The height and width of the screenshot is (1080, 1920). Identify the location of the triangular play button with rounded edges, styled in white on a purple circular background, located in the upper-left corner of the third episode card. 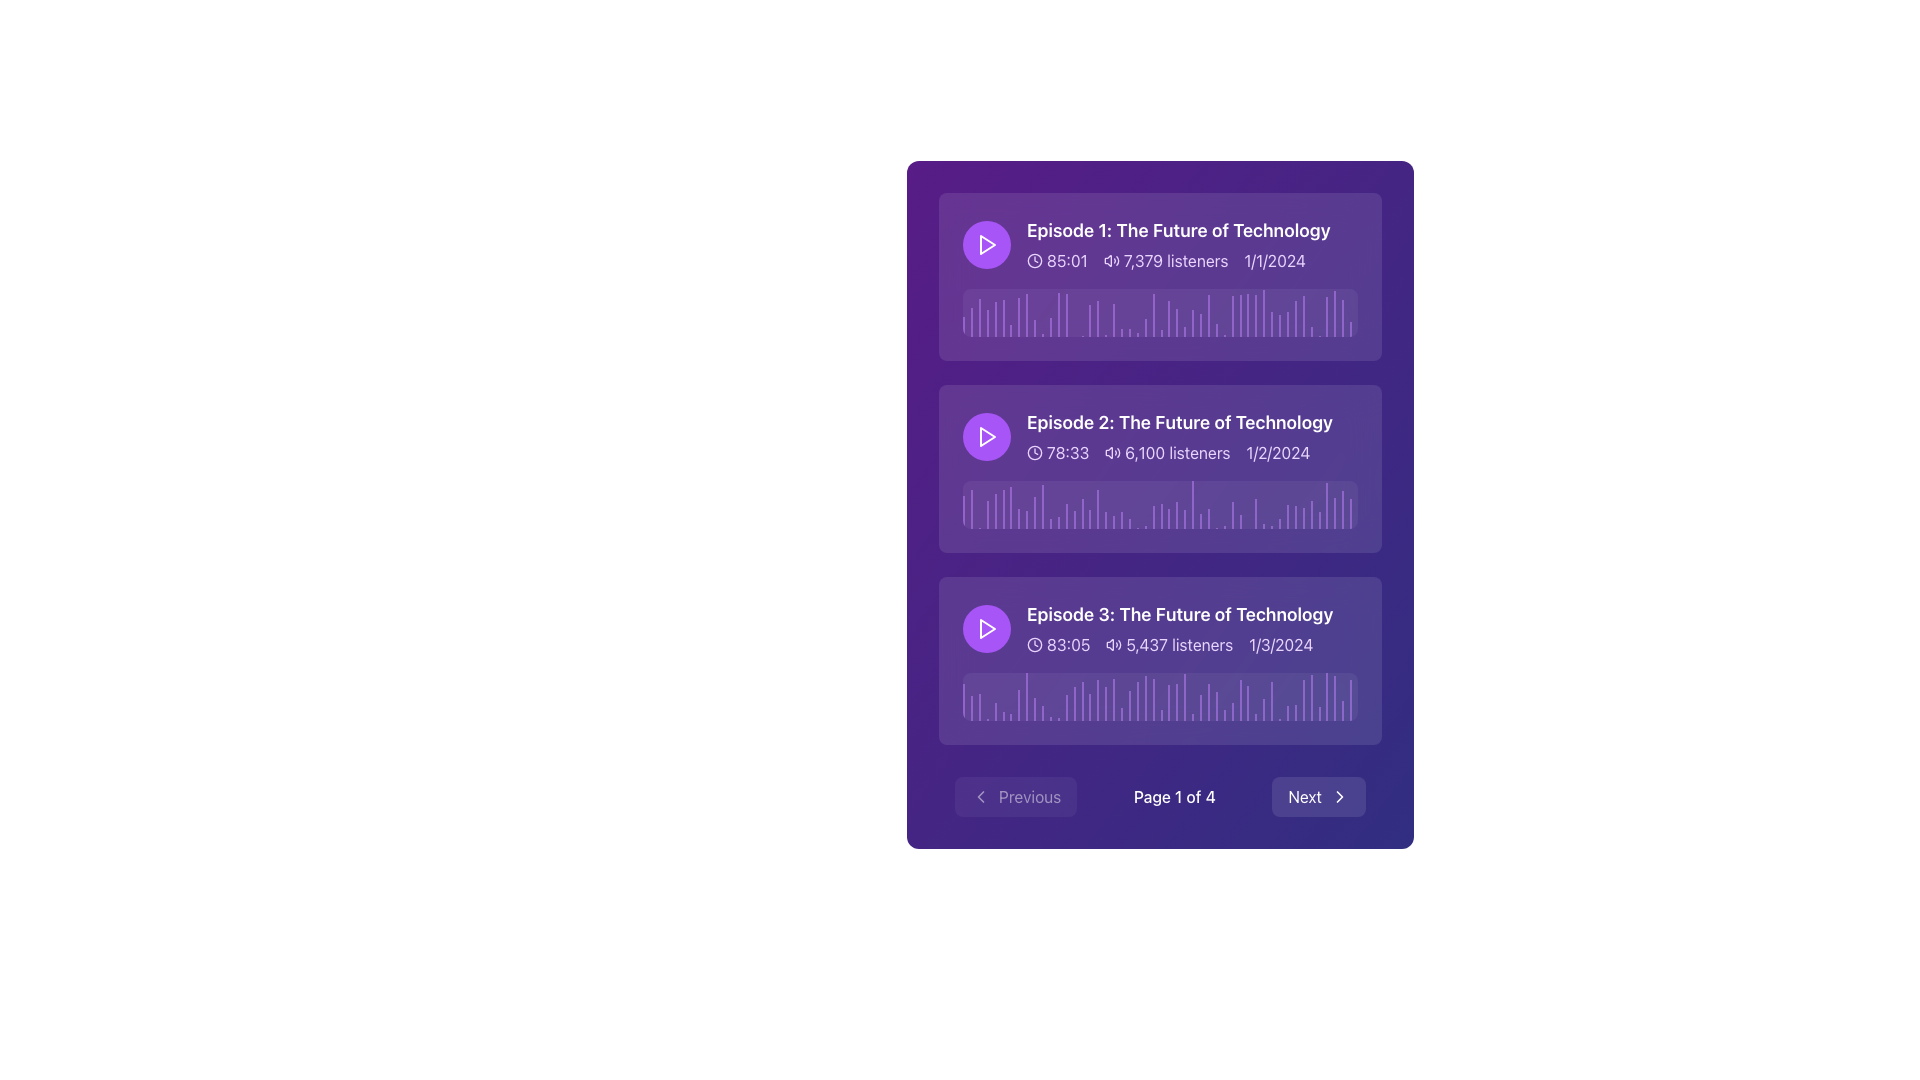
(987, 627).